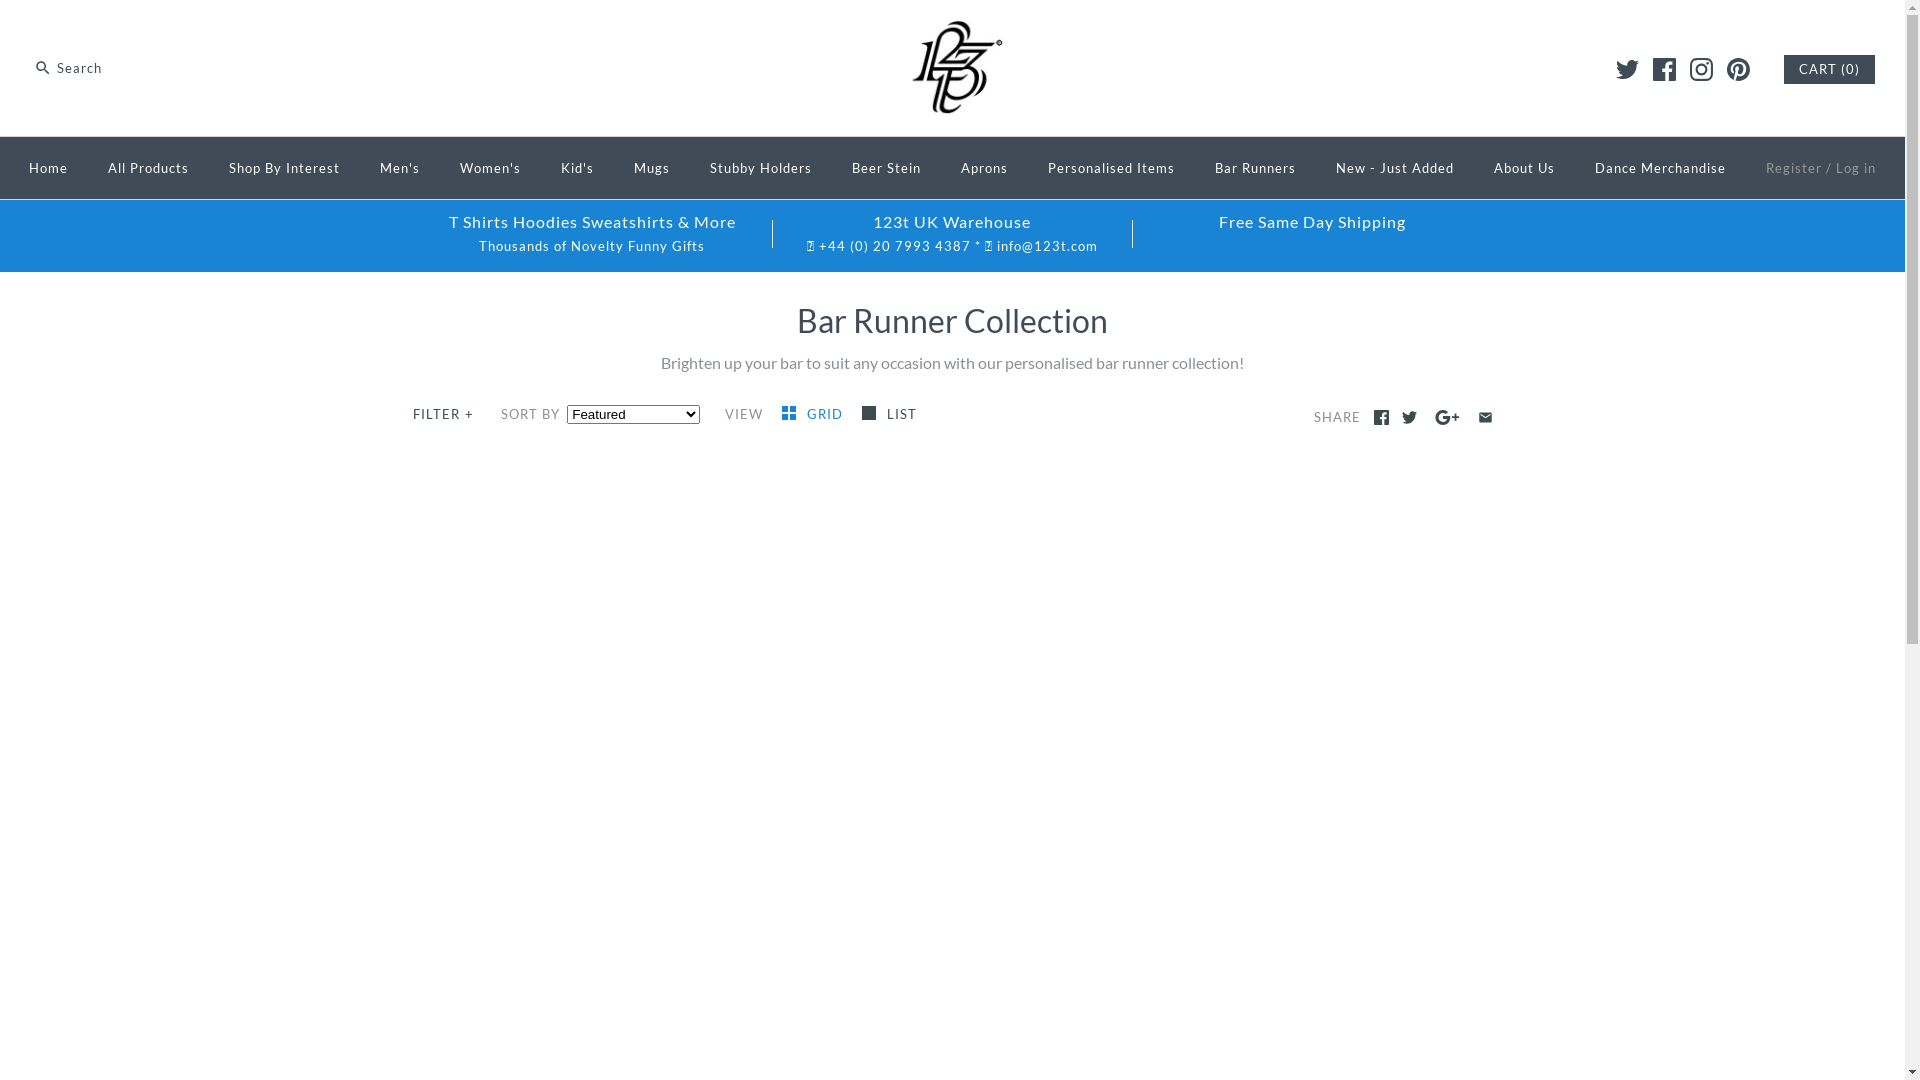 This screenshot has height=1080, width=1920. What do you see at coordinates (1737, 68) in the screenshot?
I see `'Pinterest'` at bounding box center [1737, 68].